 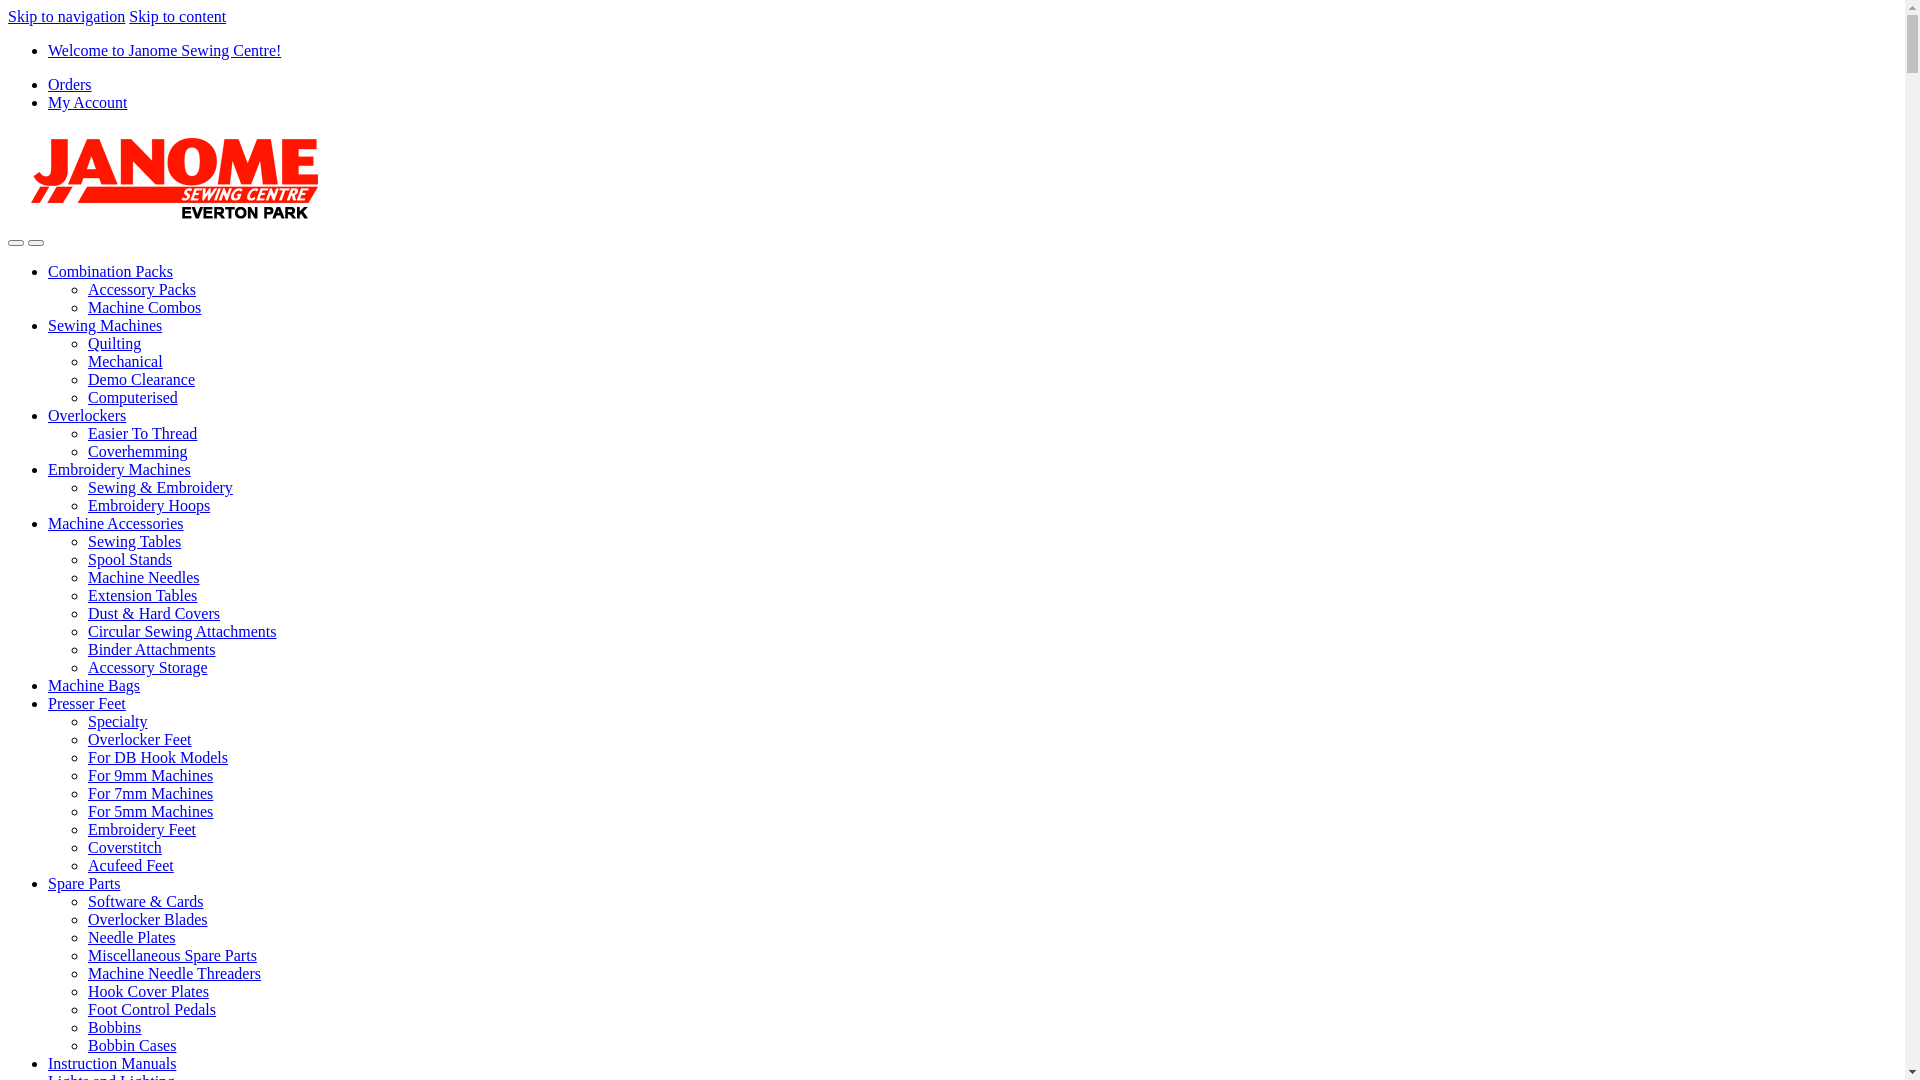 What do you see at coordinates (147, 667) in the screenshot?
I see `'Accessory Storage'` at bounding box center [147, 667].